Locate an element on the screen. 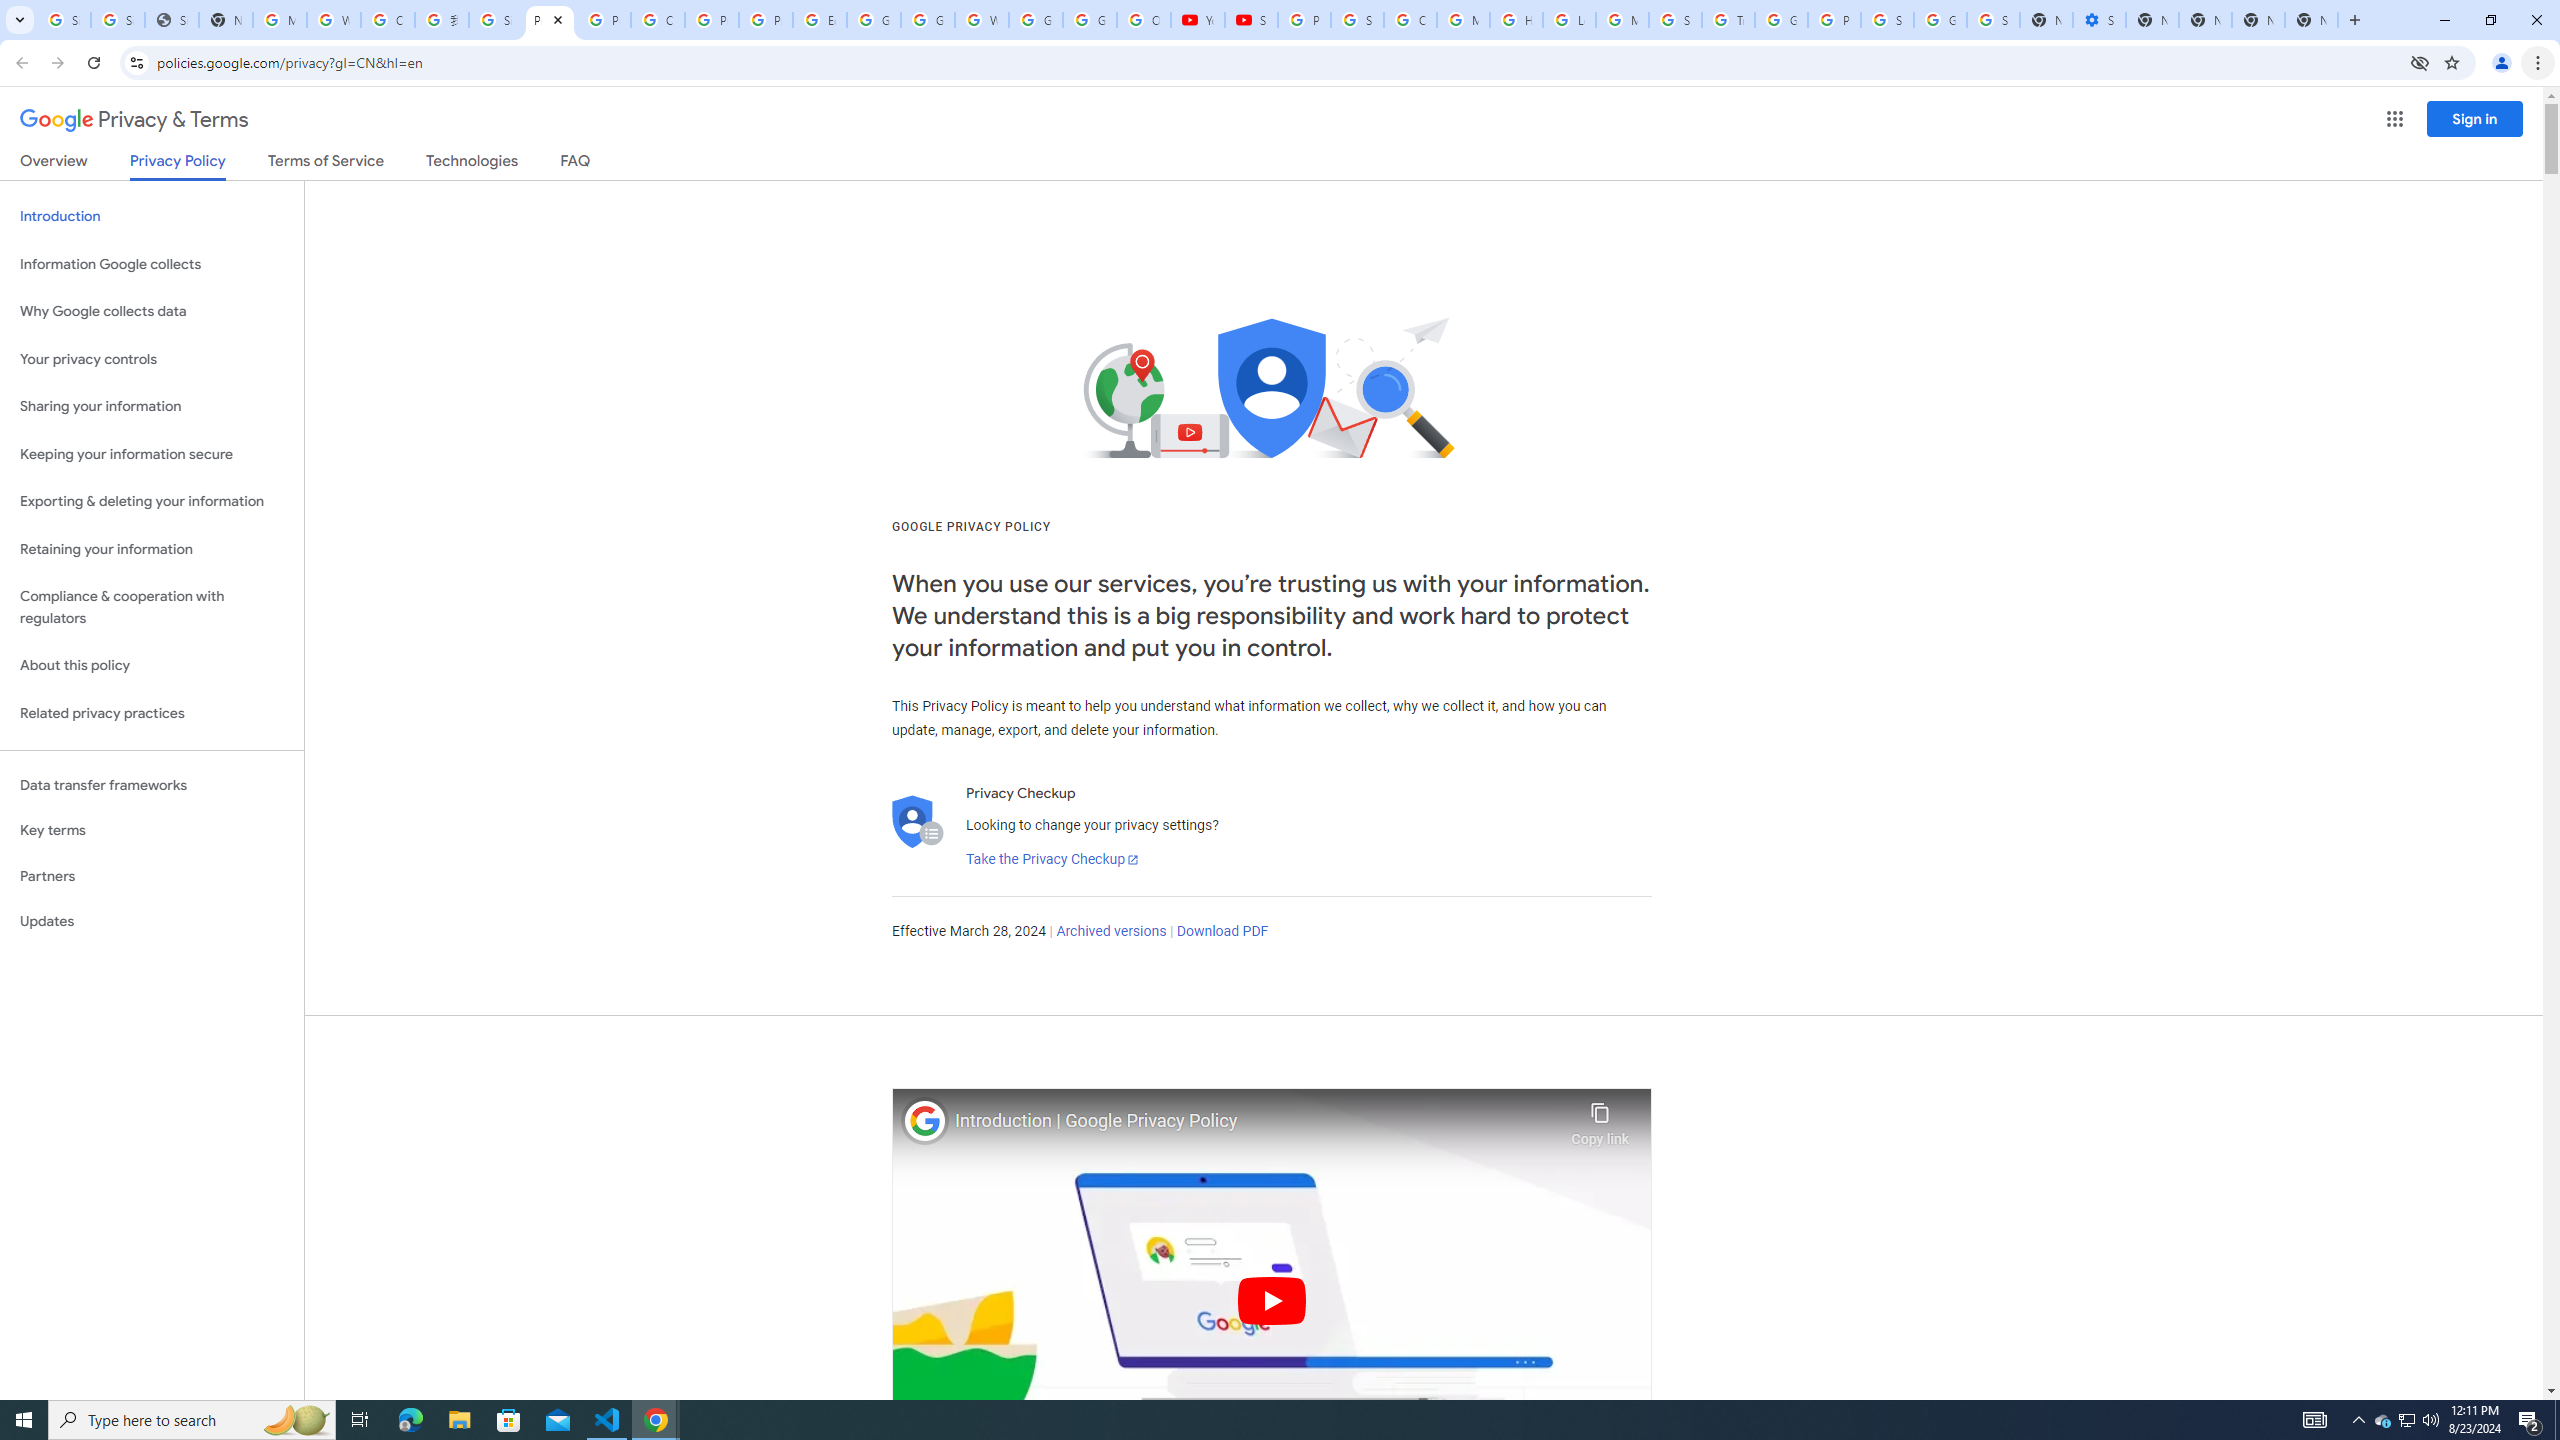 The image size is (2560, 1440). 'Archived versions' is located at coordinates (1110, 930).